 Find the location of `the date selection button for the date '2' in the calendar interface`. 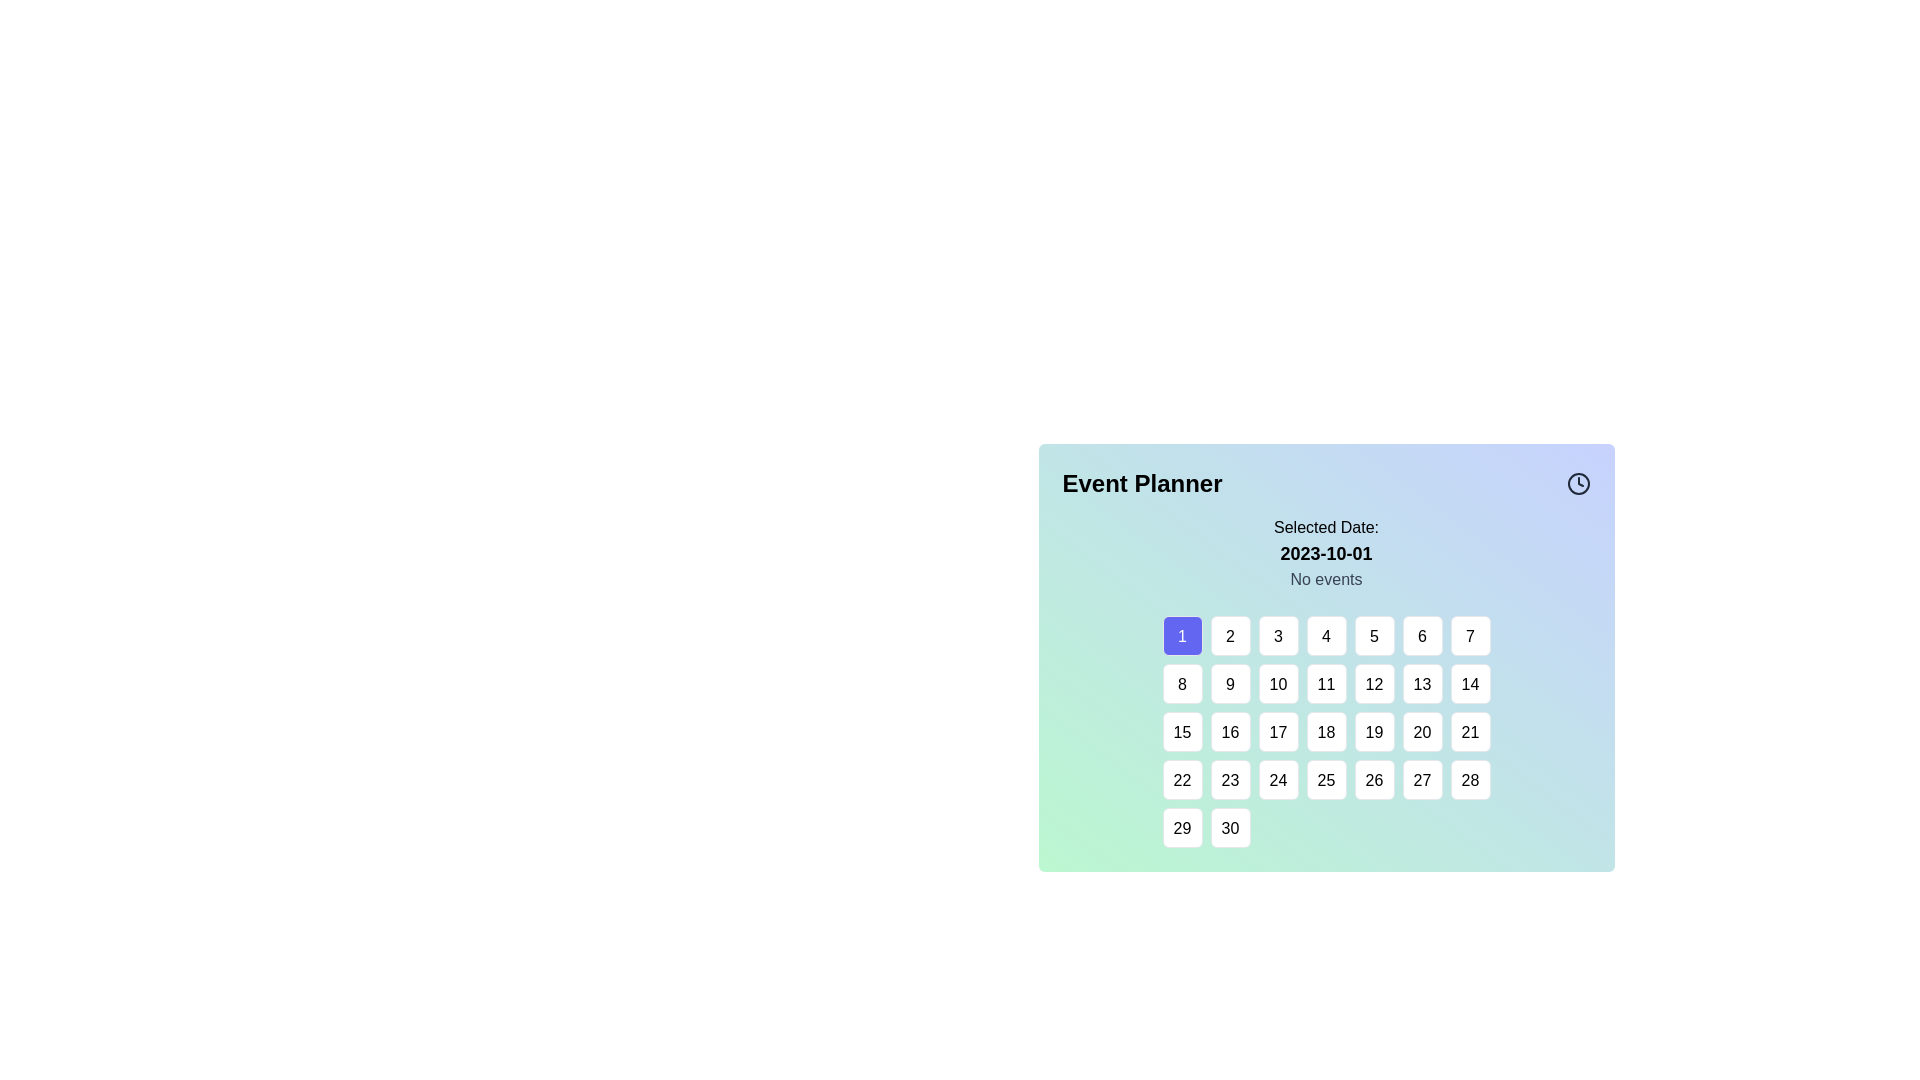

the date selection button for the date '2' in the calendar interface is located at coordinates (1229, 636).